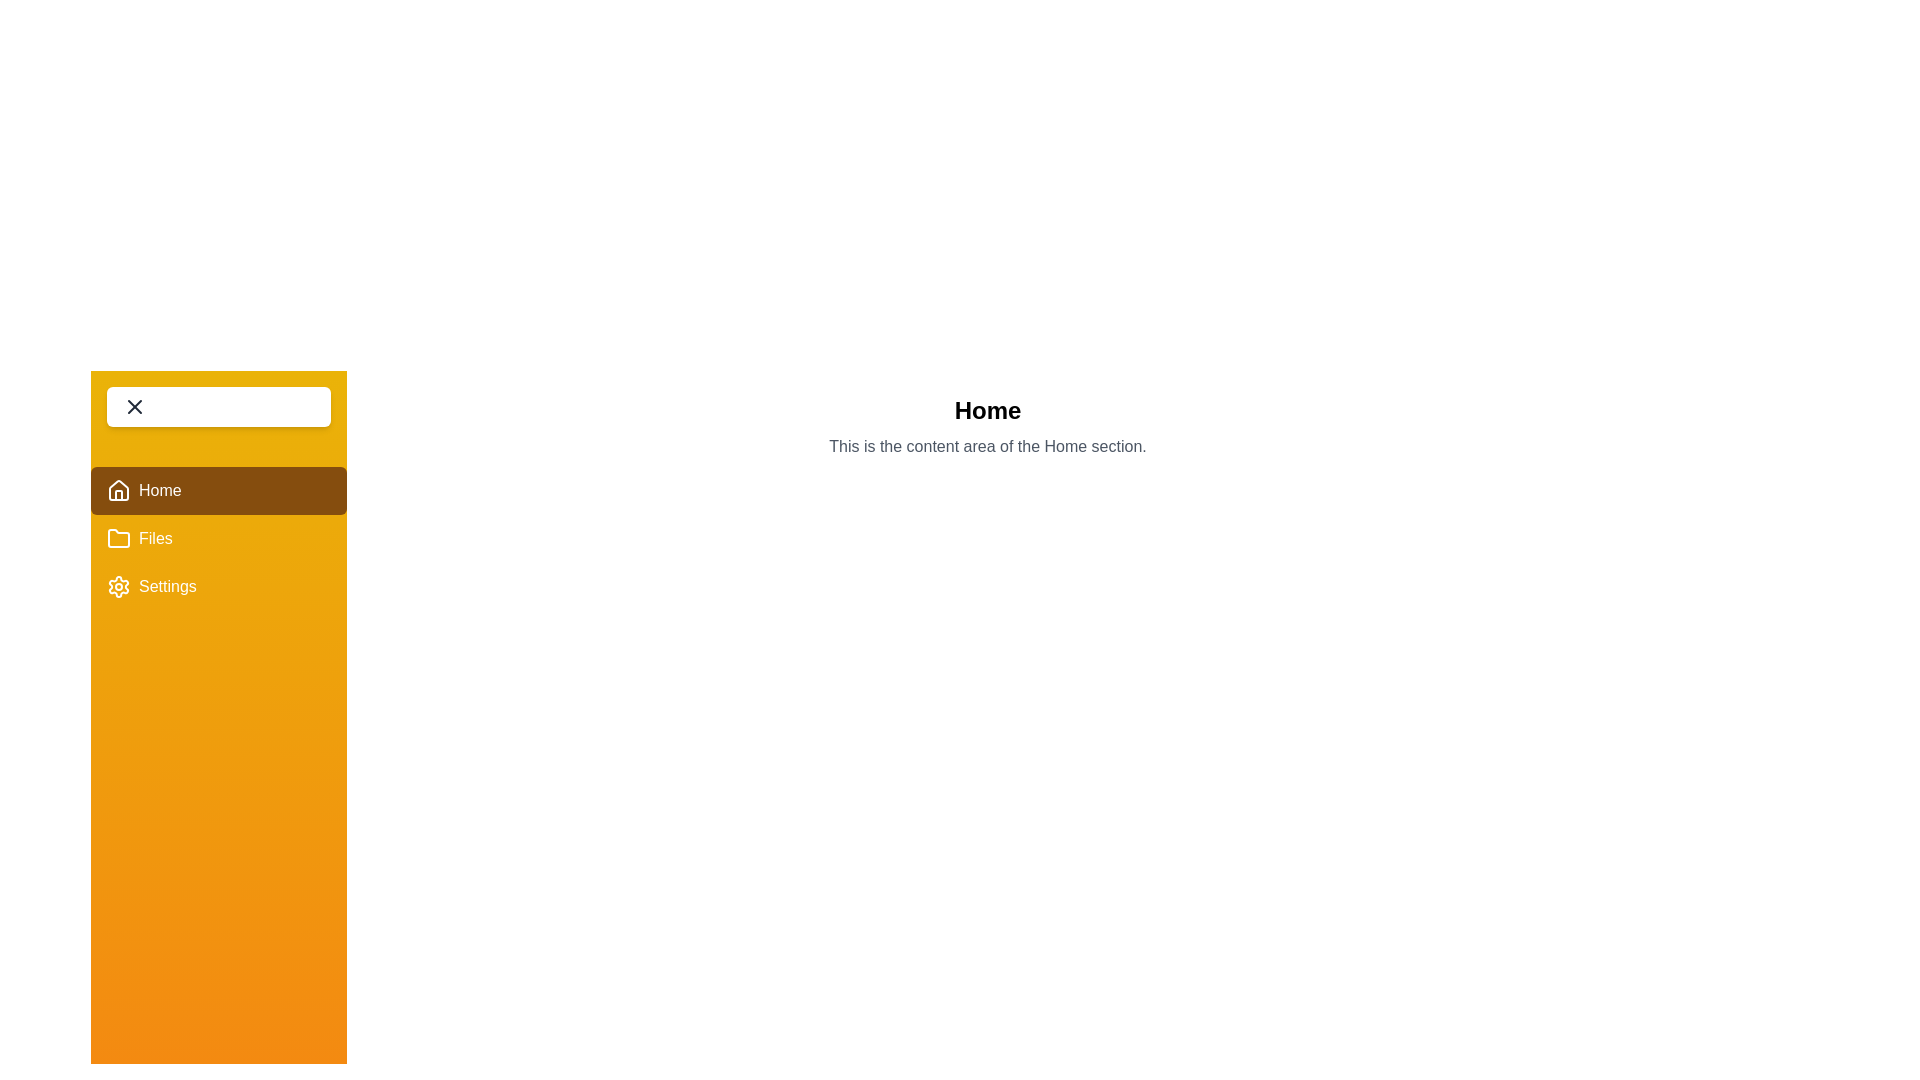 The height and width of the screenshot is (1080, 1920). I want to click on the Files tab in the navigation menu, so click(219, 538).